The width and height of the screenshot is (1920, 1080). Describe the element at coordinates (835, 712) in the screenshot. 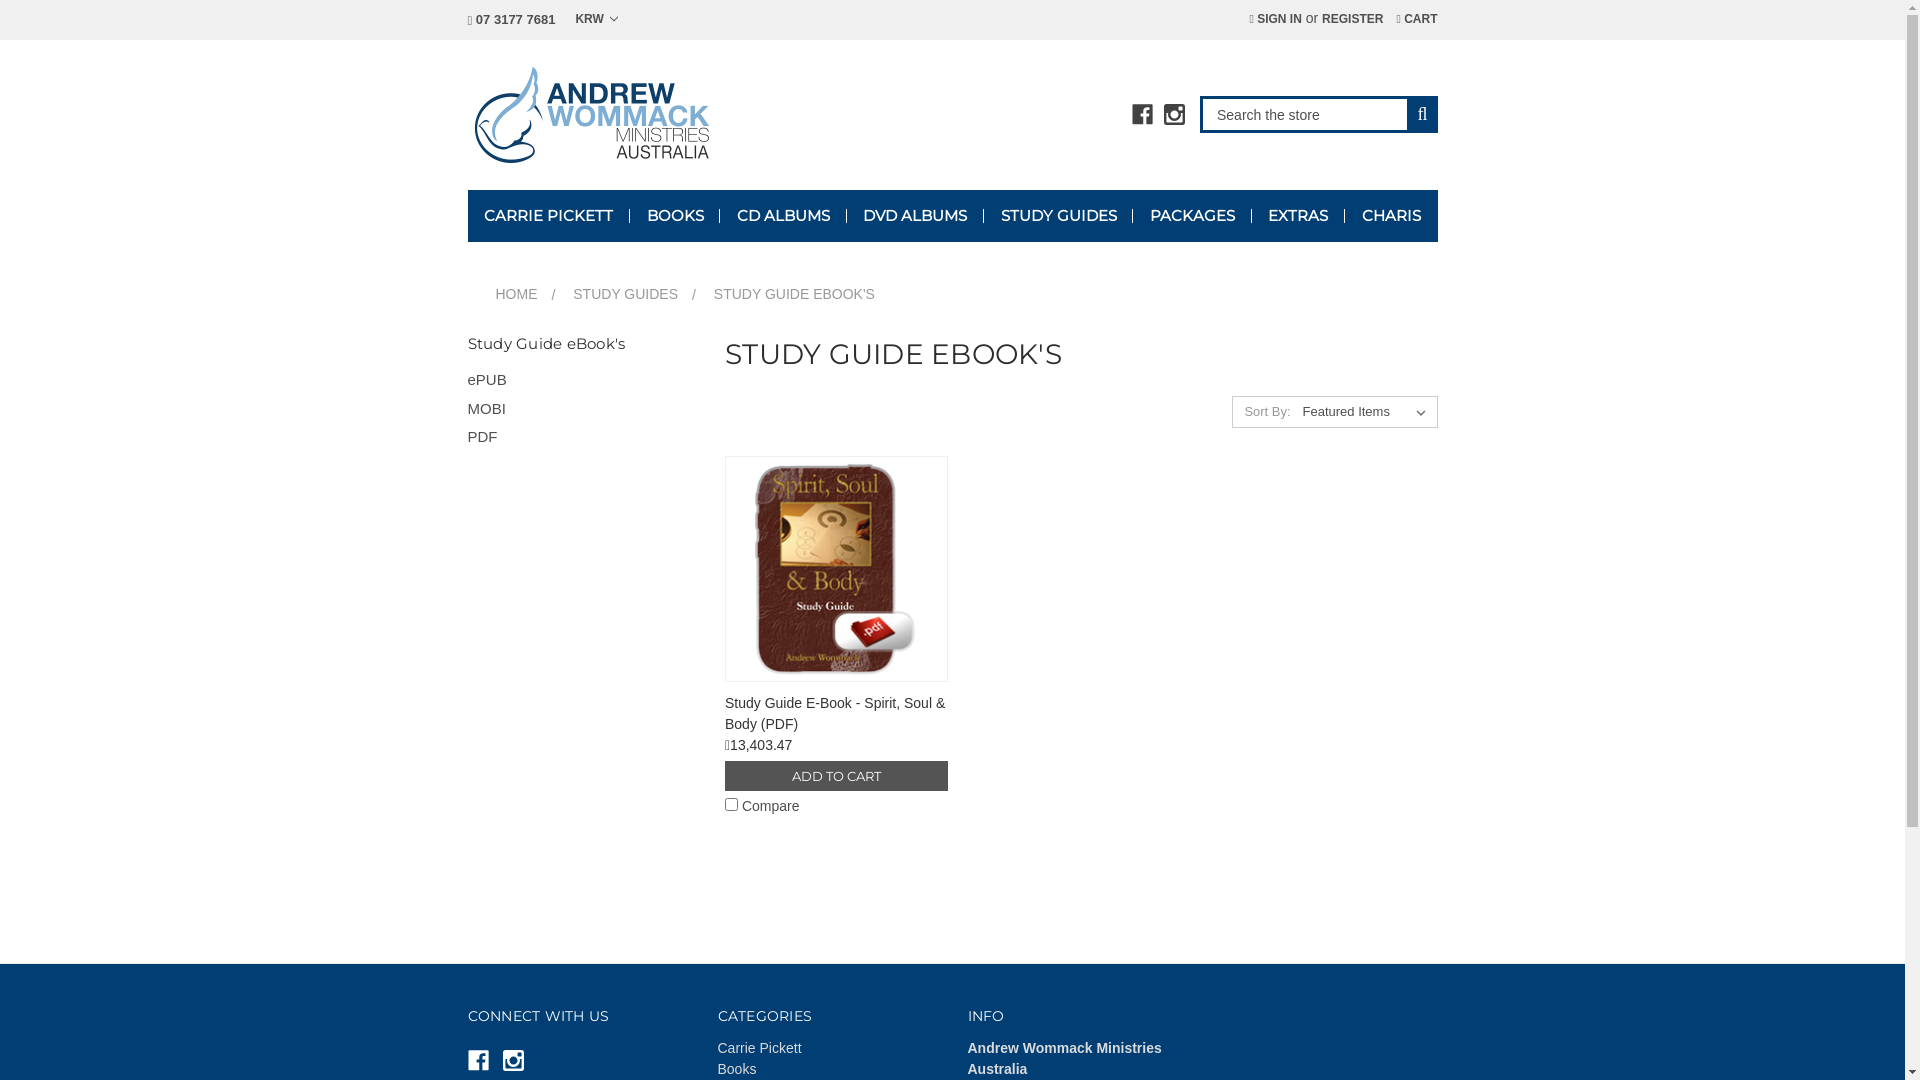

I see `'Study Guide E-Book - Spirit, Soul & Body (PDF)'` at that location.